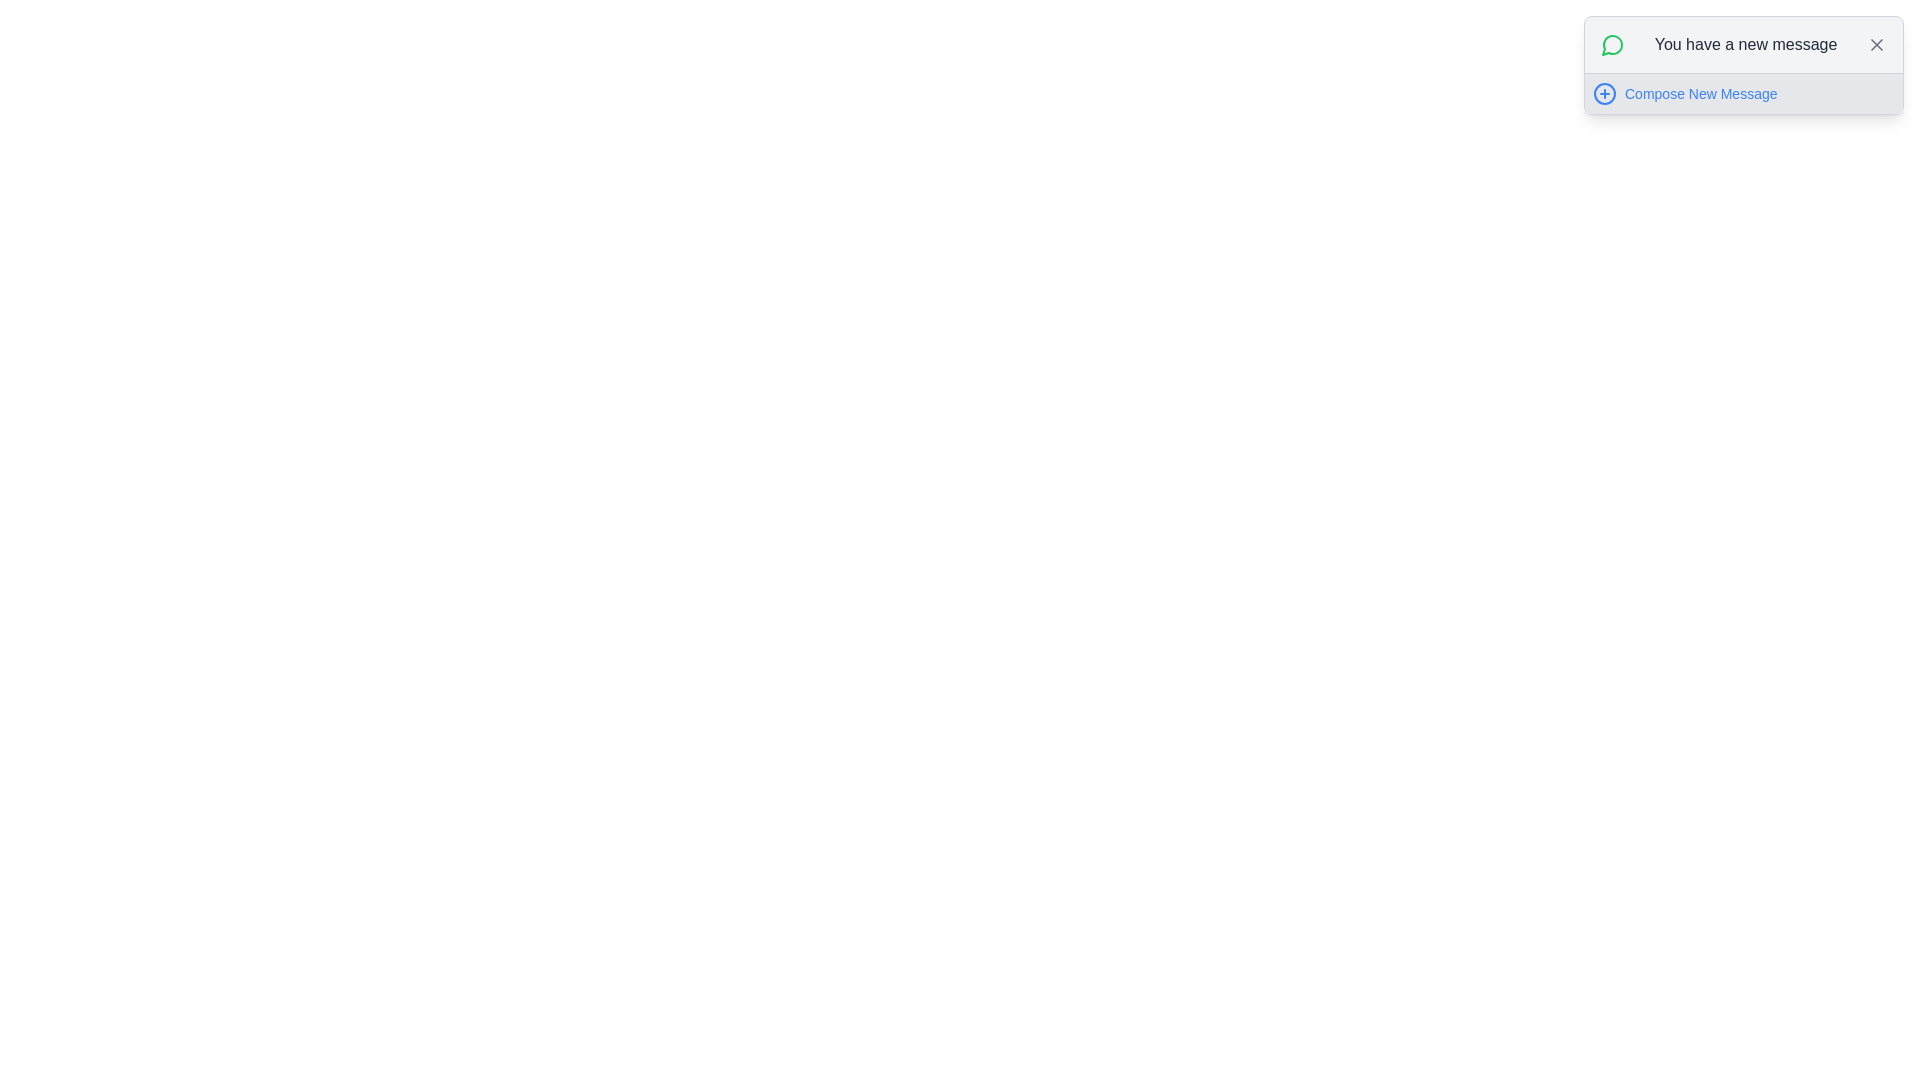 This screenshot has height=1080, width=1920. What do you see at coordinates (1742, 92) in the screenshot?
I see `the Interactive Link with Icon located in the top-right corner of the interface, below the text 'You have a new message'` at bounding box center [1742, 92].